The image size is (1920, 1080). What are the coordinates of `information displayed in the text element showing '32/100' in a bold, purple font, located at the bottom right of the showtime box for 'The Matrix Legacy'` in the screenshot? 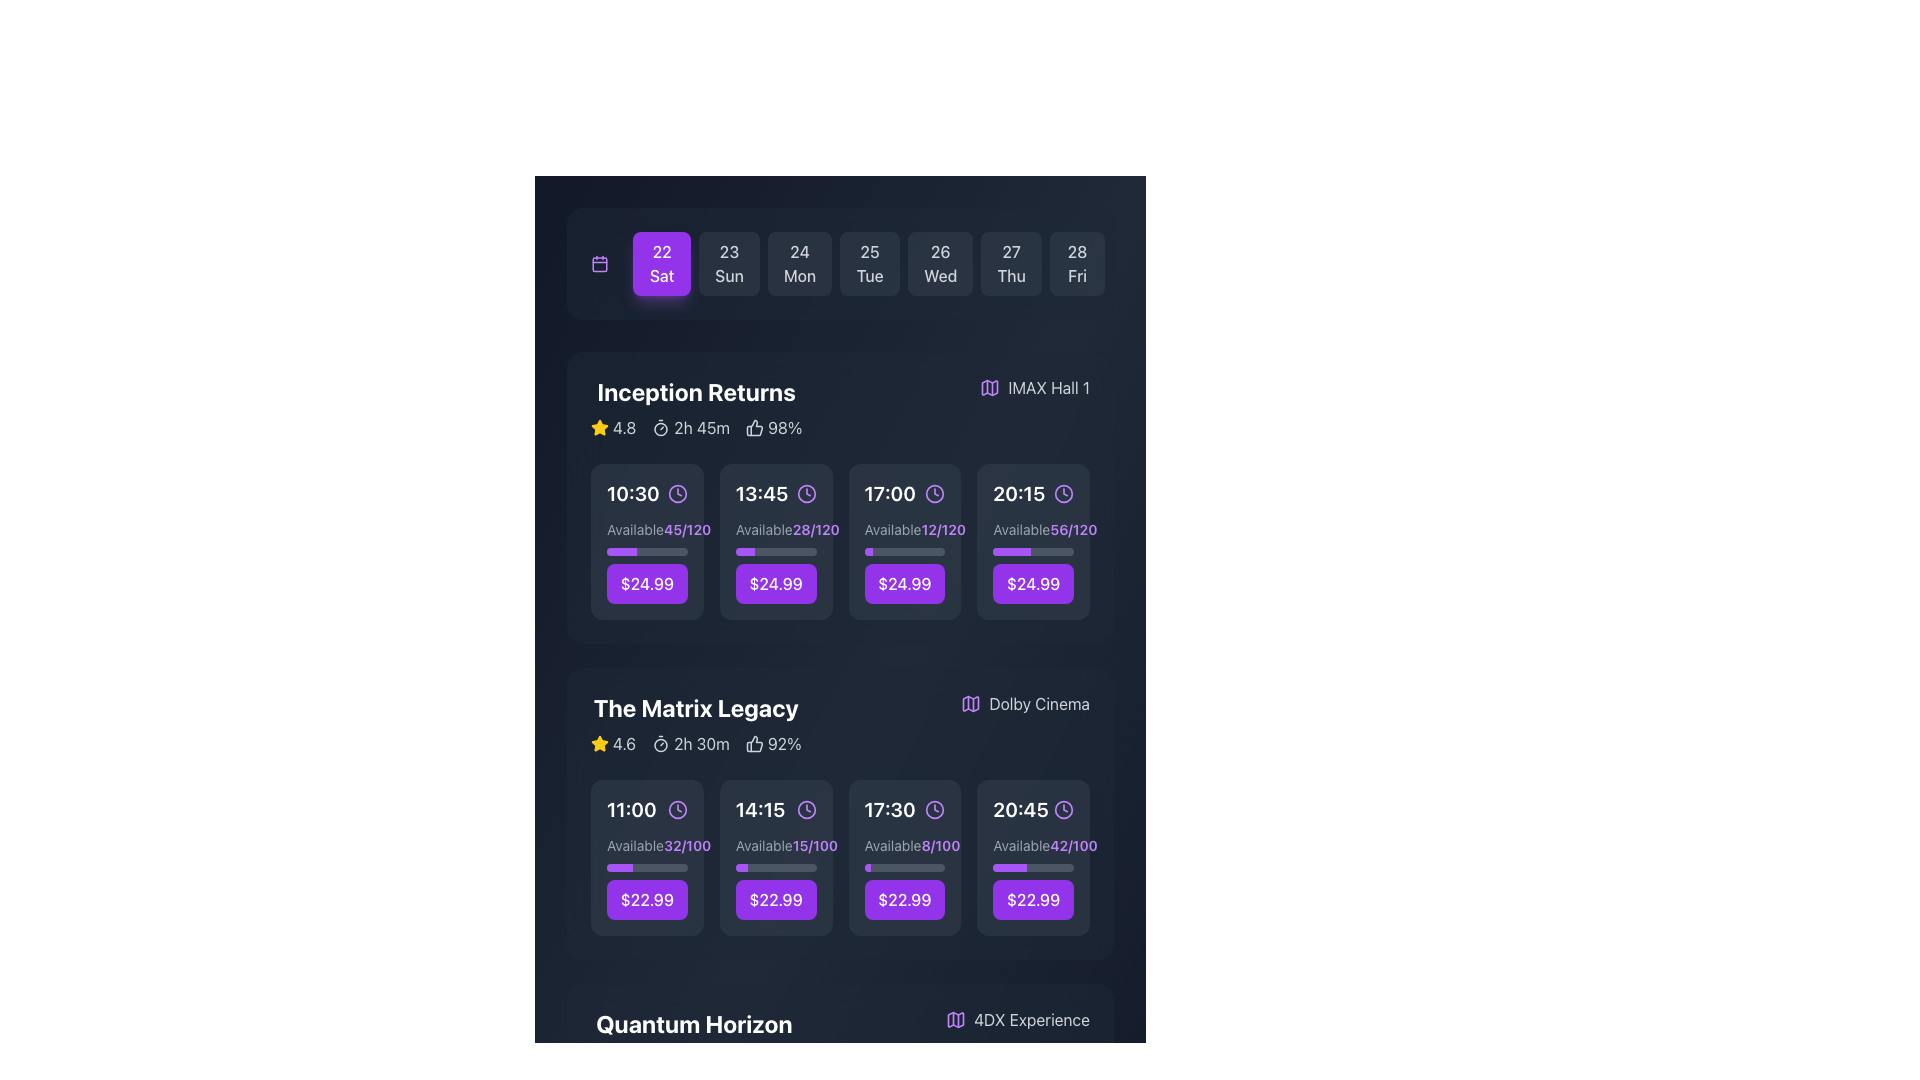 It's located at (687, 845).